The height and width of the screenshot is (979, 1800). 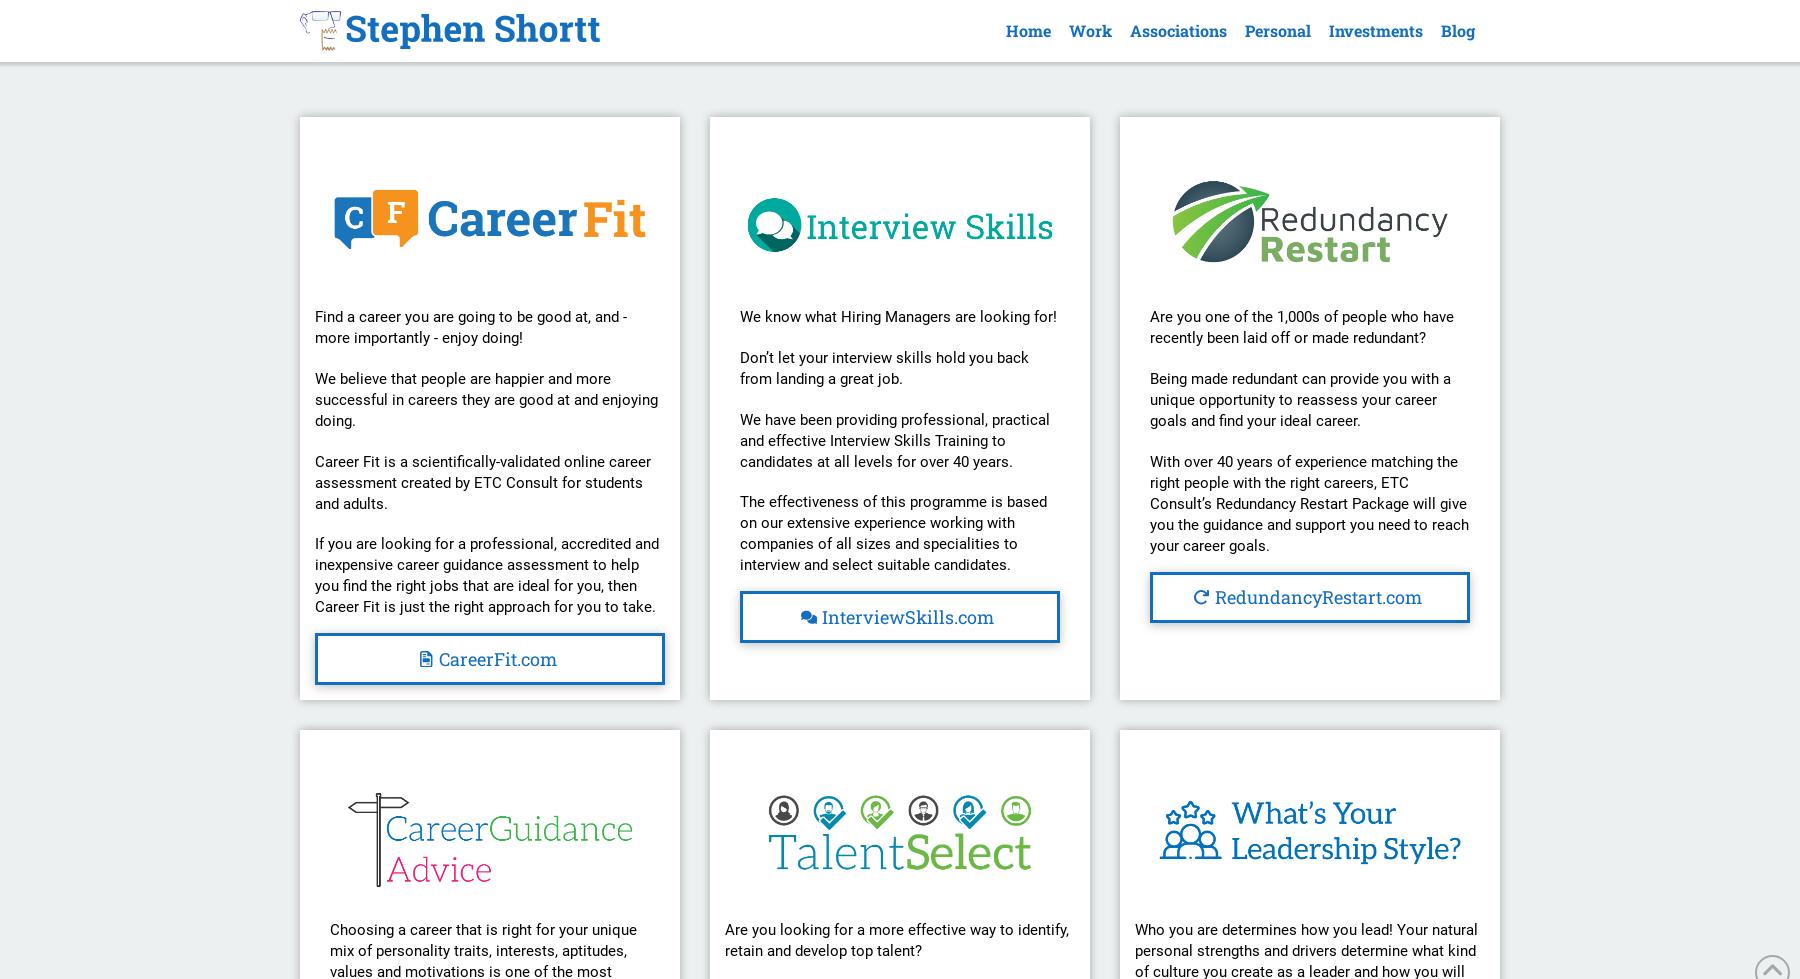 I want to click on 'If you are looking for a professional, accredited and inexpensive career guidance assessment to help you find the right jobs that are ideal for you, then Career Fit is just the right approach for you to take.', so click(x=486, y=574).